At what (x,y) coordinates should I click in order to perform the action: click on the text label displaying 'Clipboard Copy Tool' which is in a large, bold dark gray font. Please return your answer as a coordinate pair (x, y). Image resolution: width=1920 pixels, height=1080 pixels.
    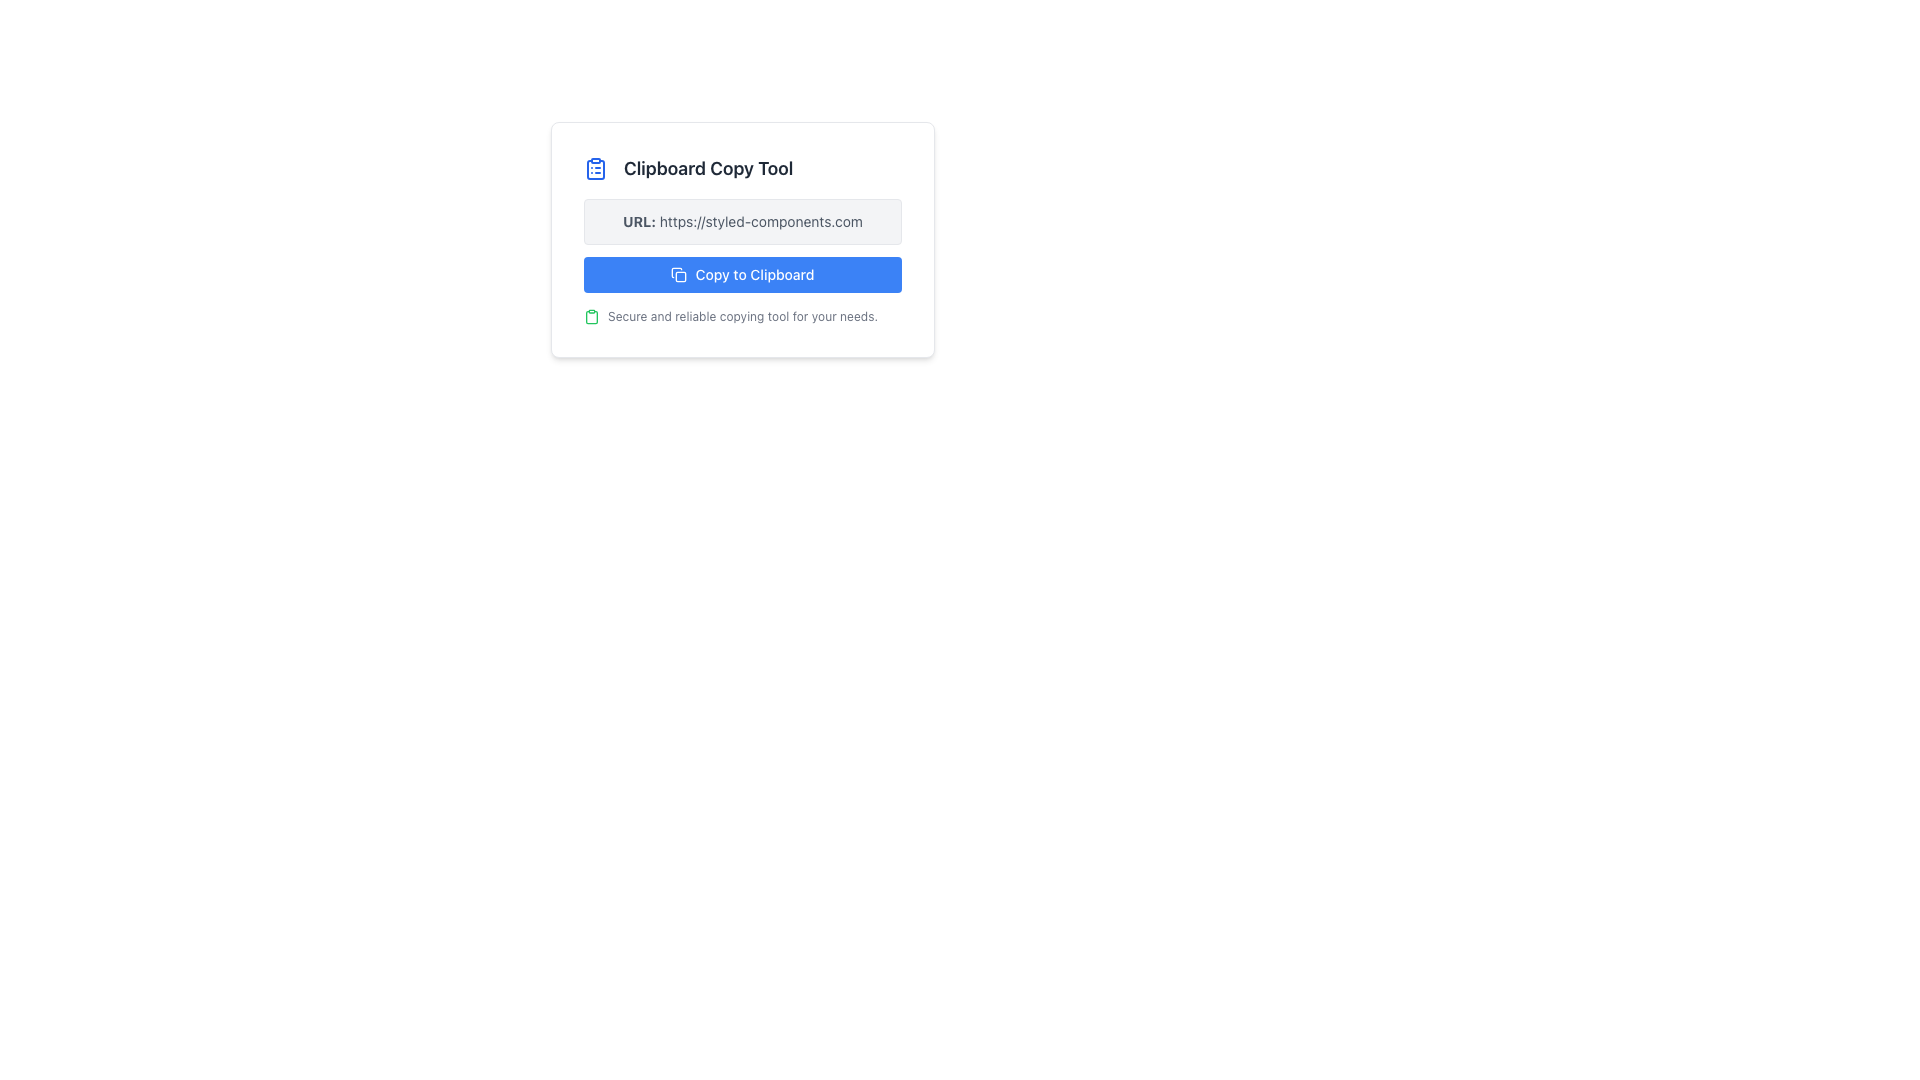
    Looking at the image, I should click on (708, 168).